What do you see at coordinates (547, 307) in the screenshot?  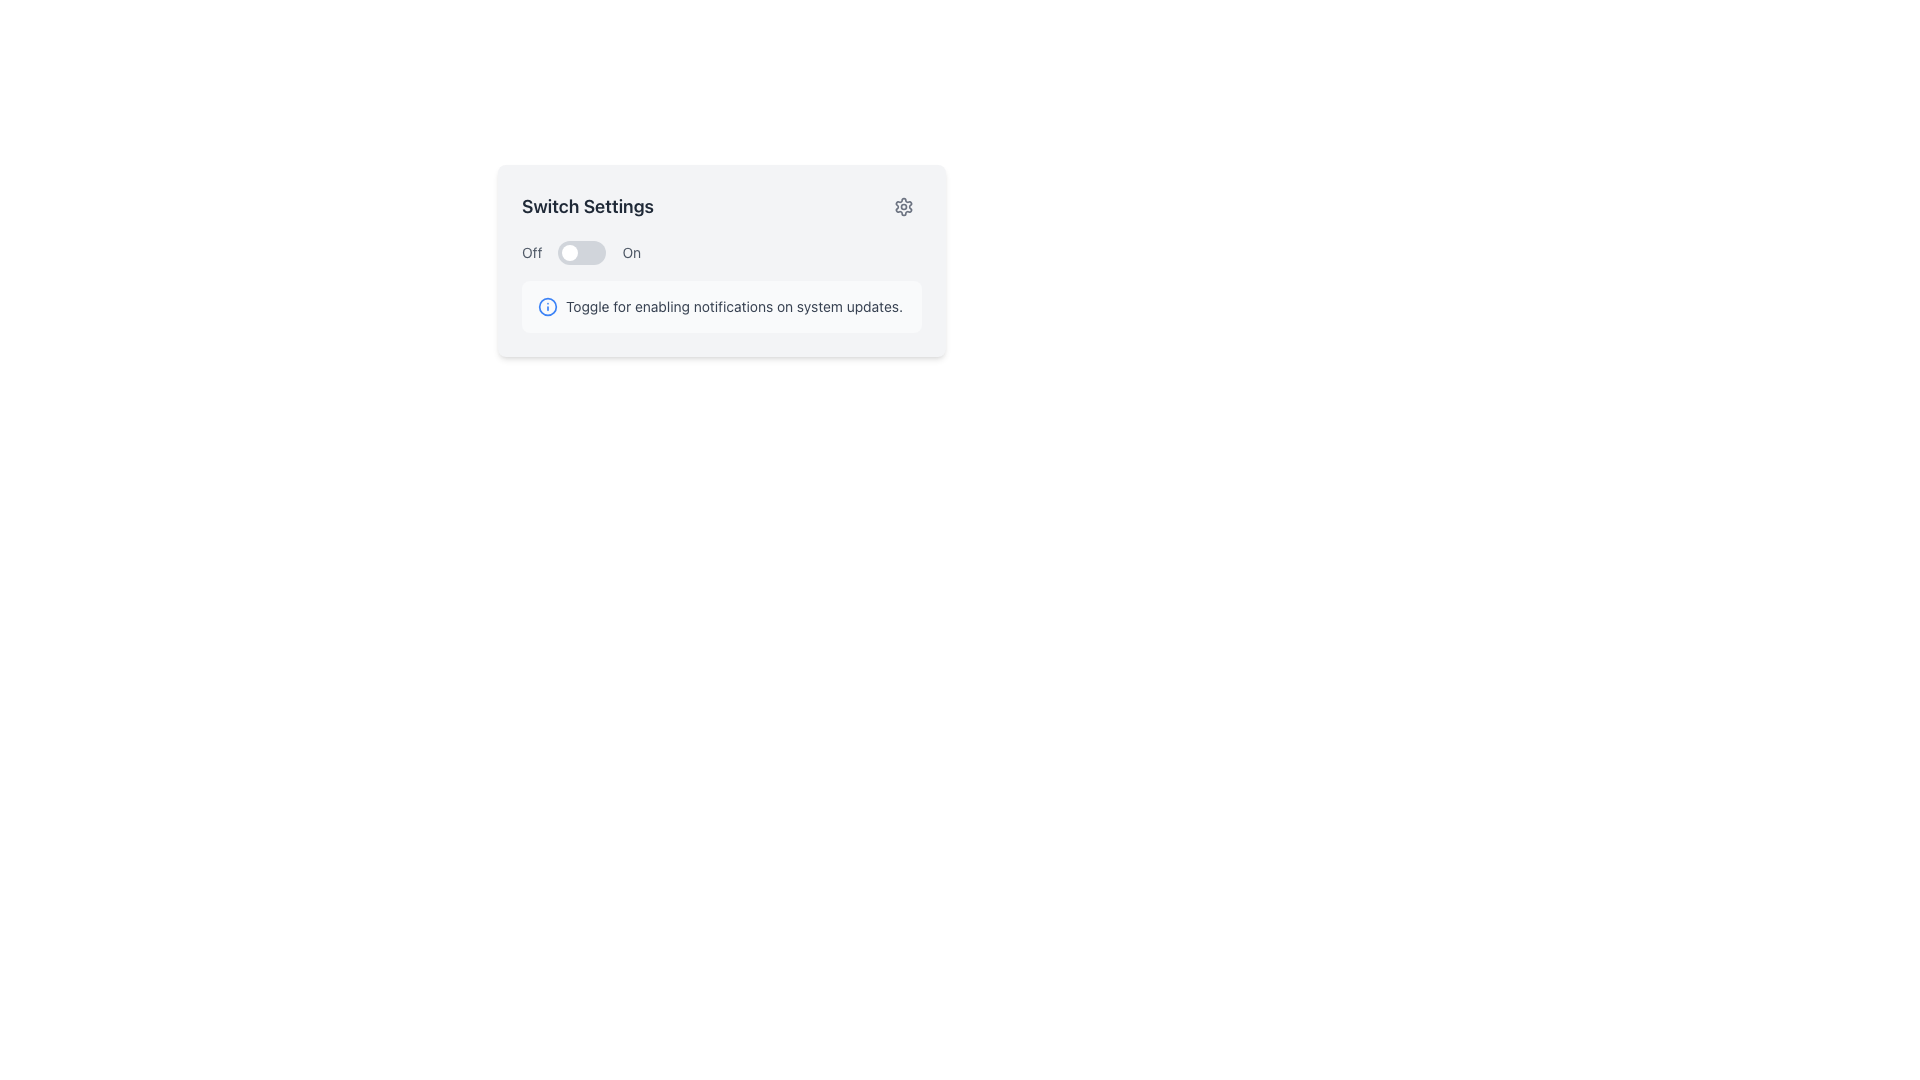 I see `the circular graphical element, which is part of an information icon located to the left of the notification toggle text` at bounding box center [547, 307].